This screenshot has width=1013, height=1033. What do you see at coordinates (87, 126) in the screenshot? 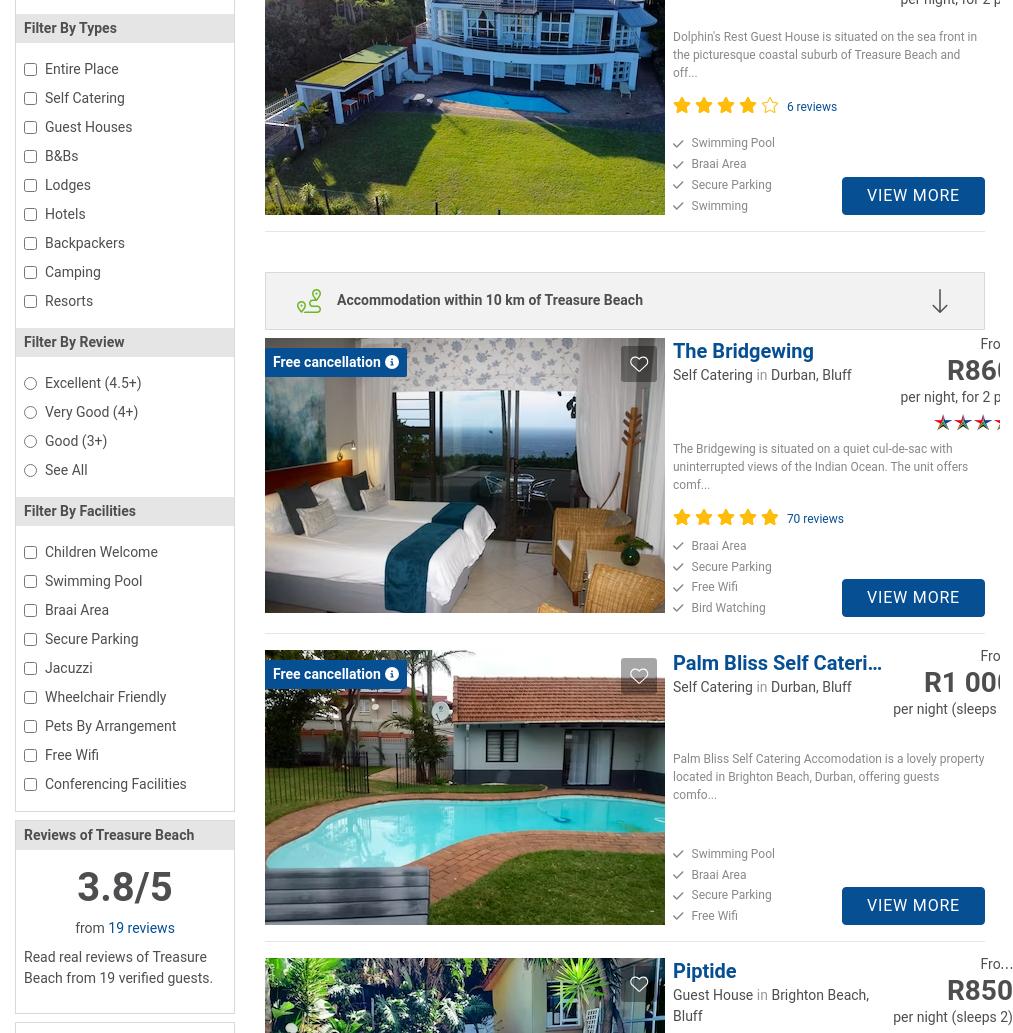
I see `'Guest Houses'` at bounding box center [87, 126].